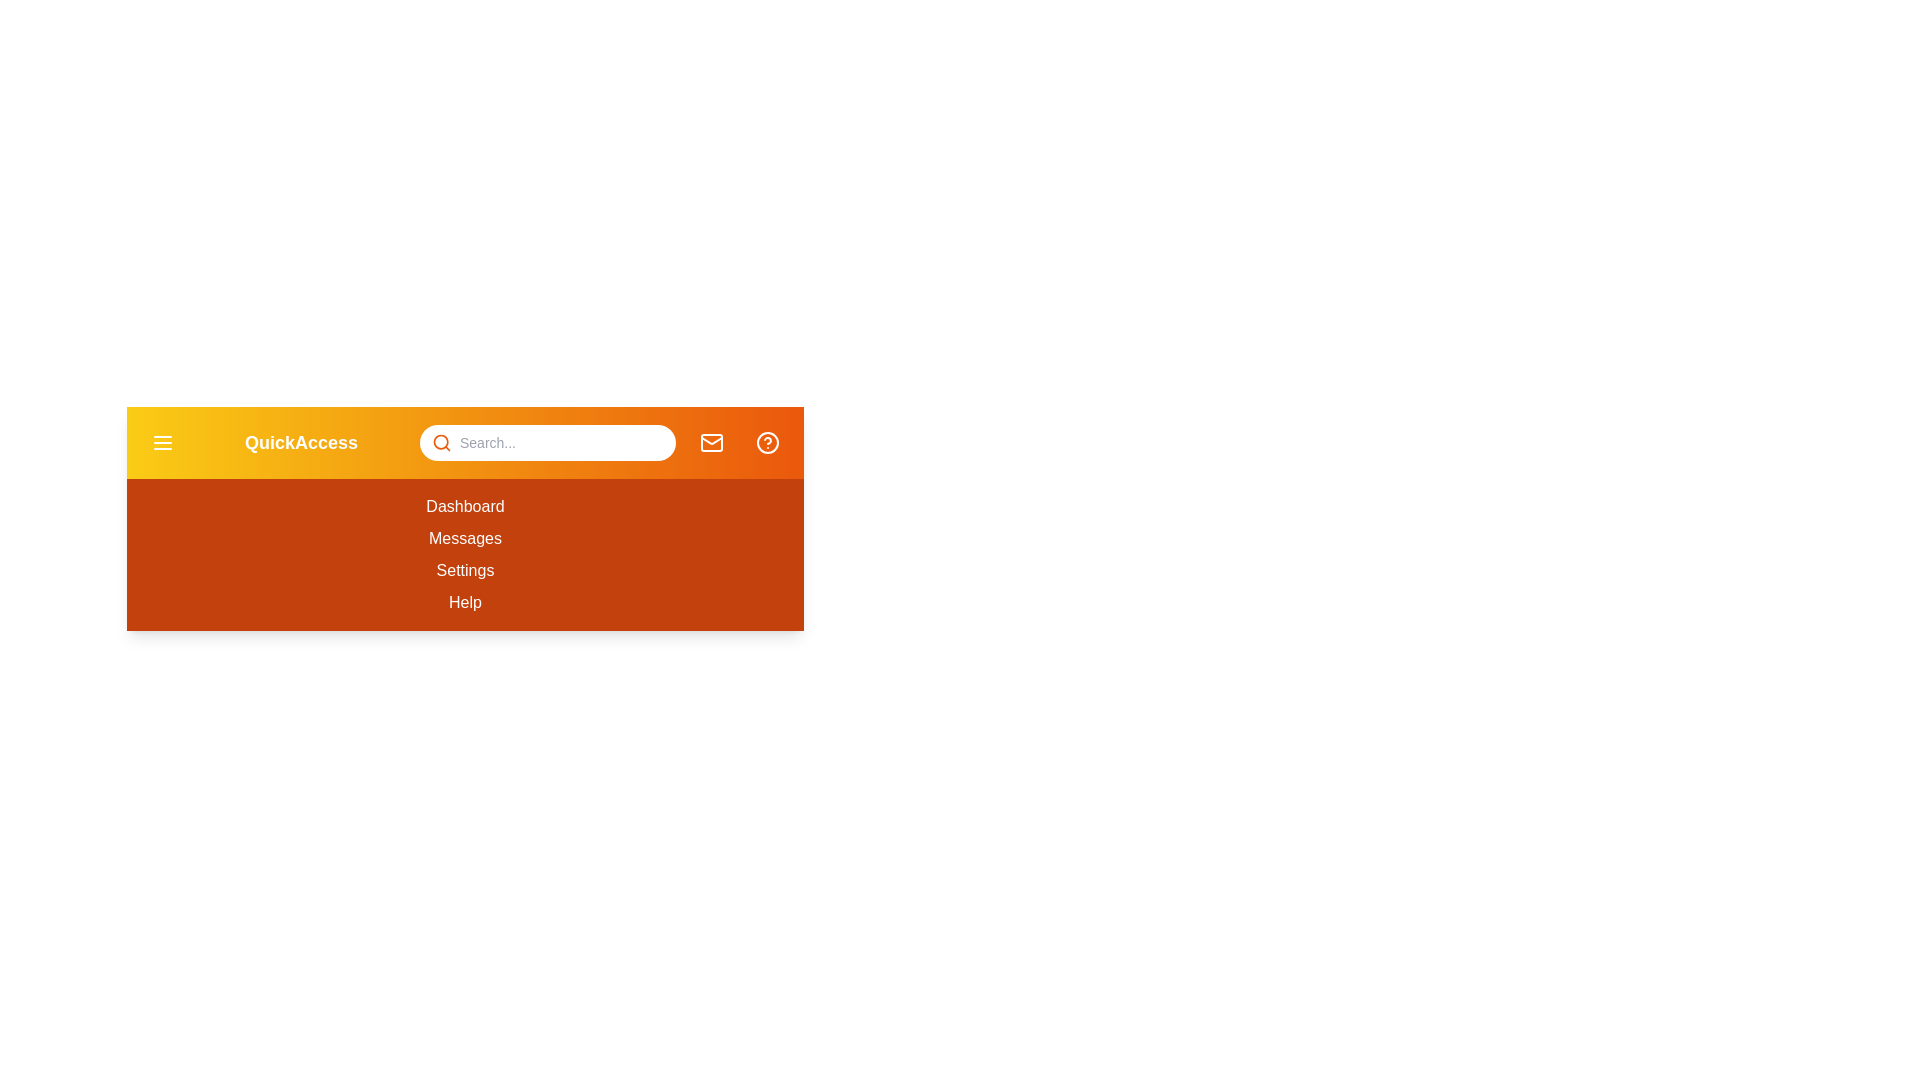 Image resolution: width=1920 pixels, height=1080 pixels. What do you see at coordinates (464, 601) in the screenshot?
I see `the 'Help' text label which is the last menu item in a vertical stack, to activate the underline effect` at bounding box center [464, 601].